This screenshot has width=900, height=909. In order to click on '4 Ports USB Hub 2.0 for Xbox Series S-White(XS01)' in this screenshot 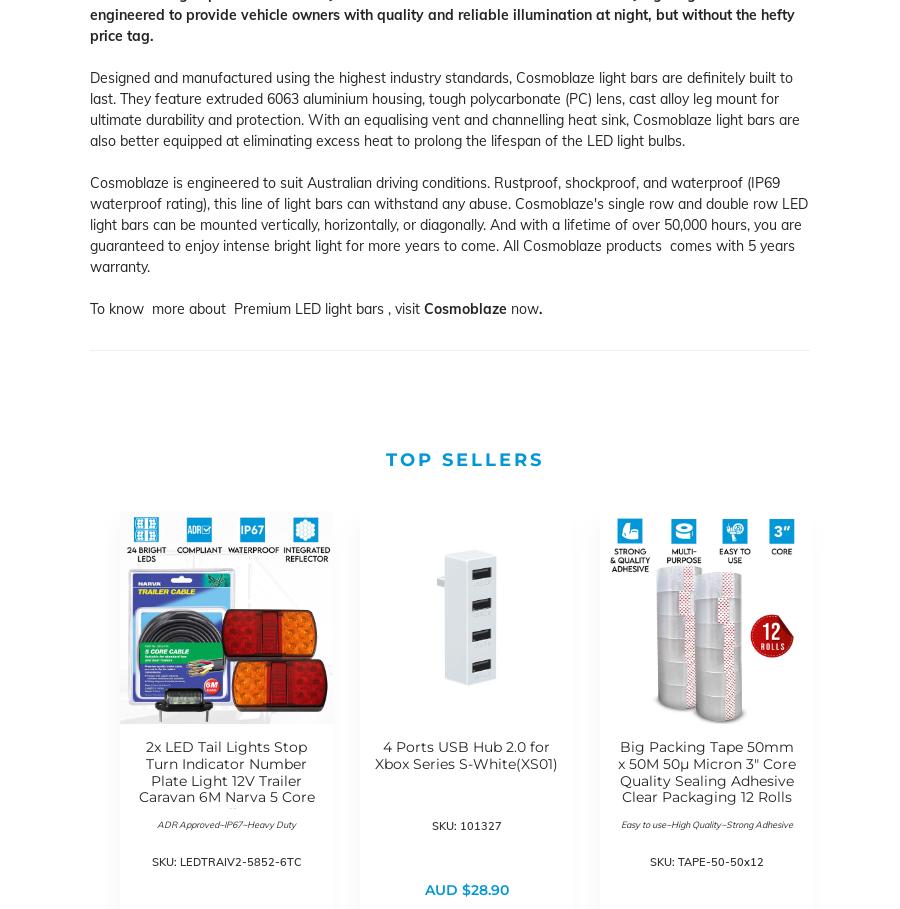, I will do `click(465, 754)`.